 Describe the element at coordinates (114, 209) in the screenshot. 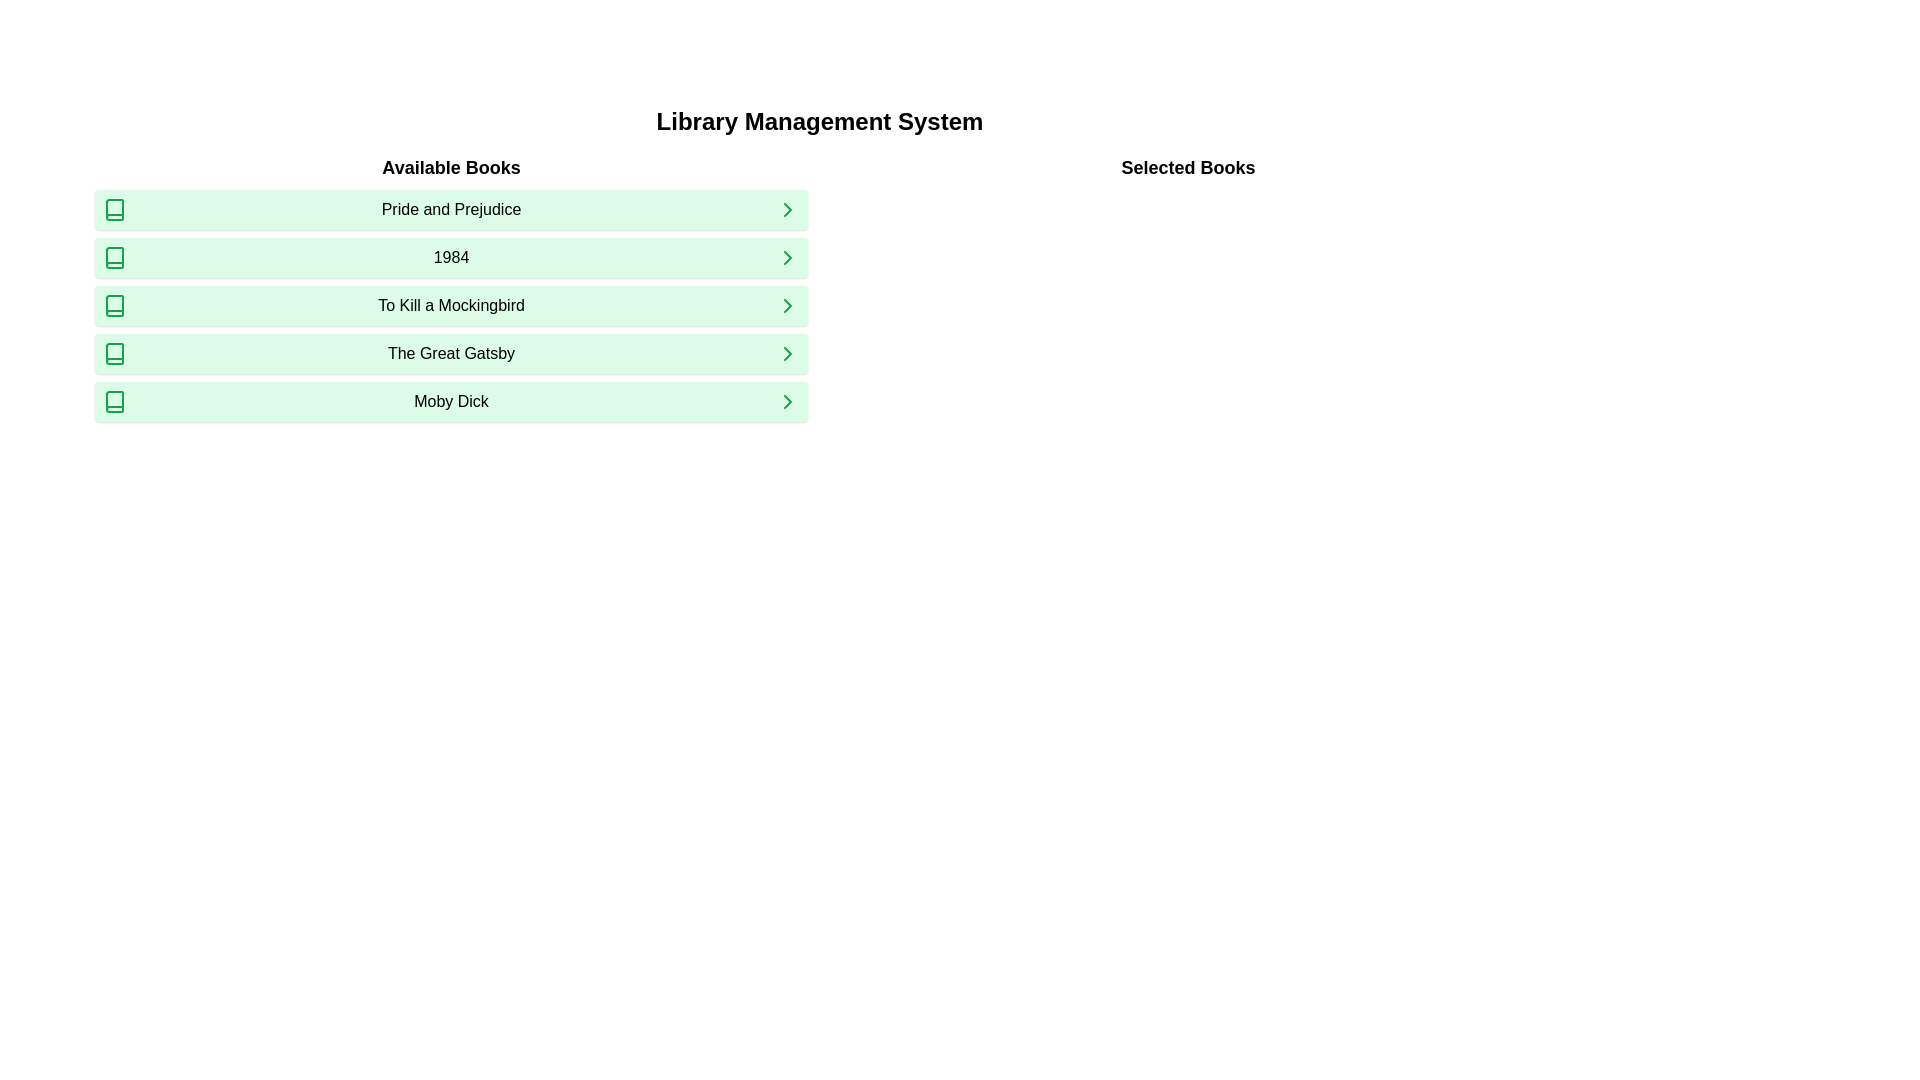

I see `the green book icon located in the first row of the 'Available Books' list, positioned to the left of the text 'Pride and Prejudice'` at that location.